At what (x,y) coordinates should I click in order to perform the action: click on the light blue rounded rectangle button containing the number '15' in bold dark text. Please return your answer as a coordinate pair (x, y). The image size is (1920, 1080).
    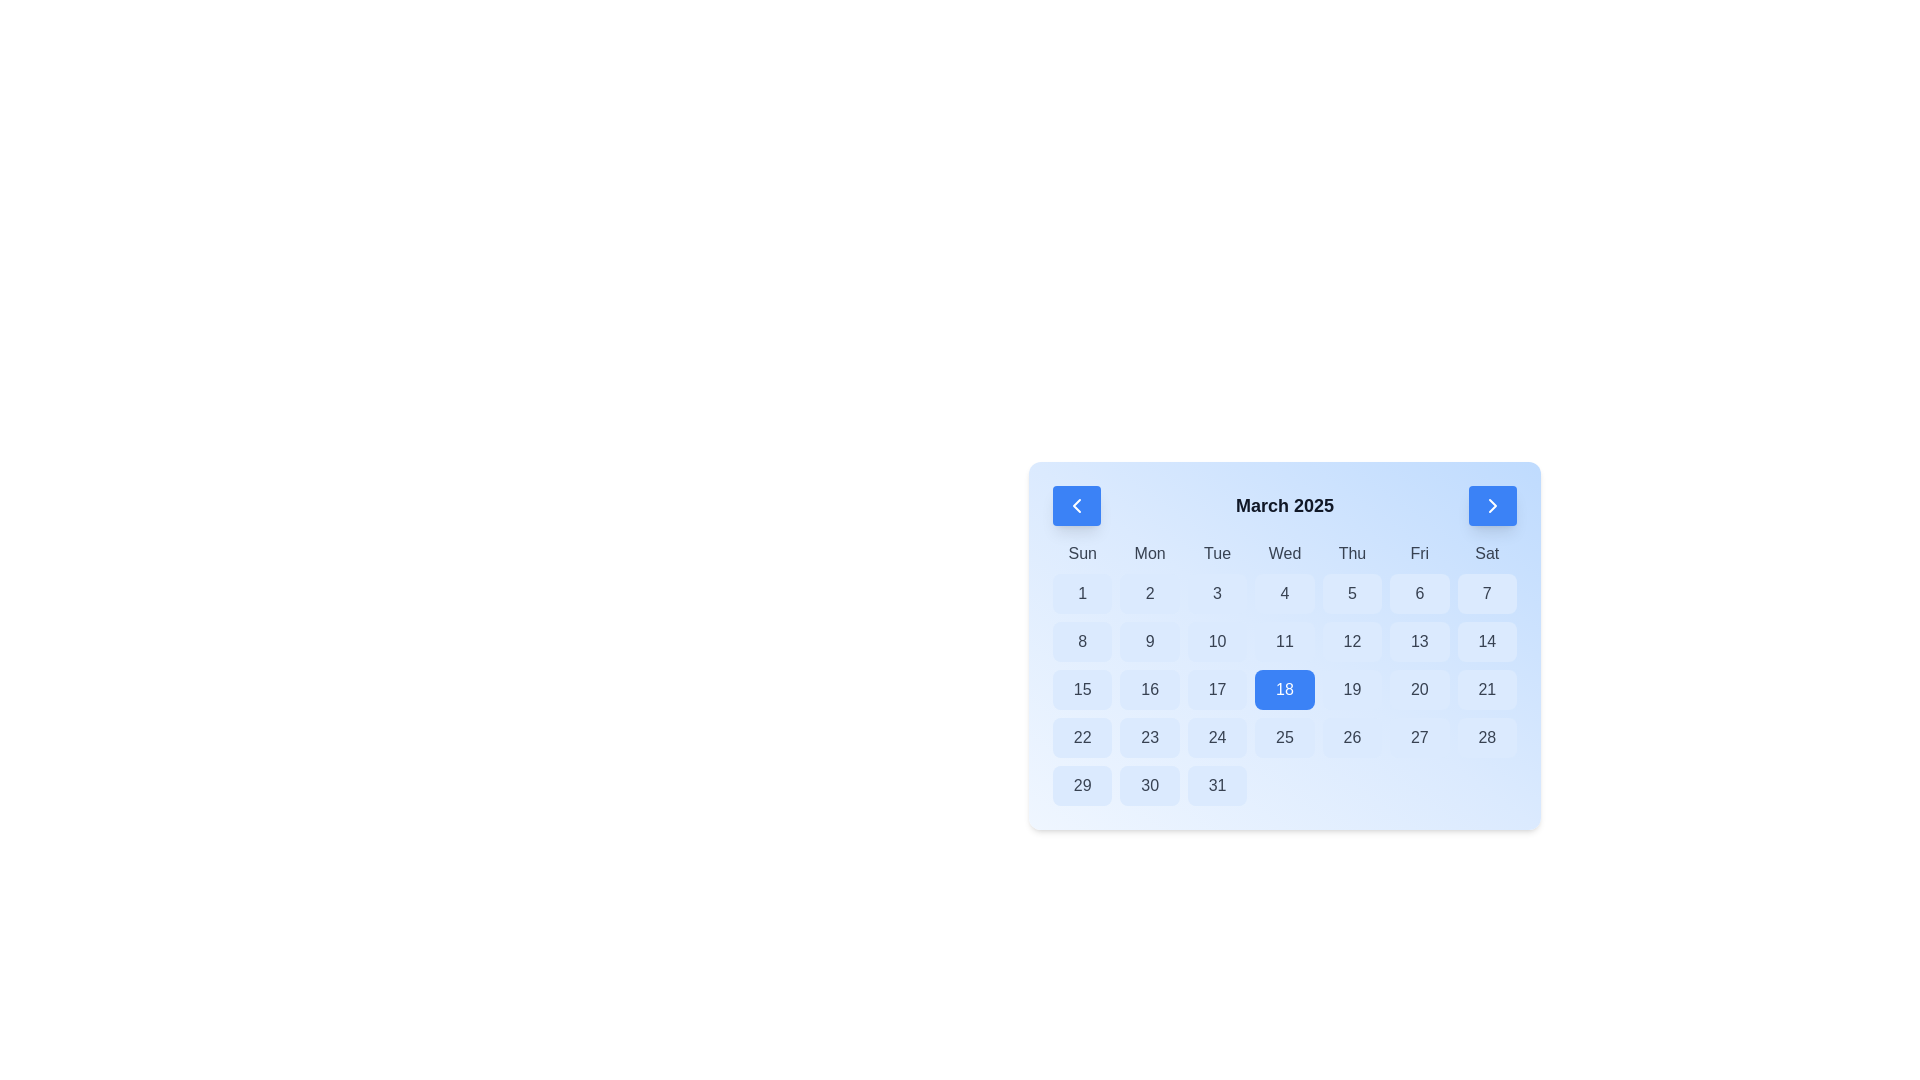
    Looking at the image, I should click on (1081, 689).